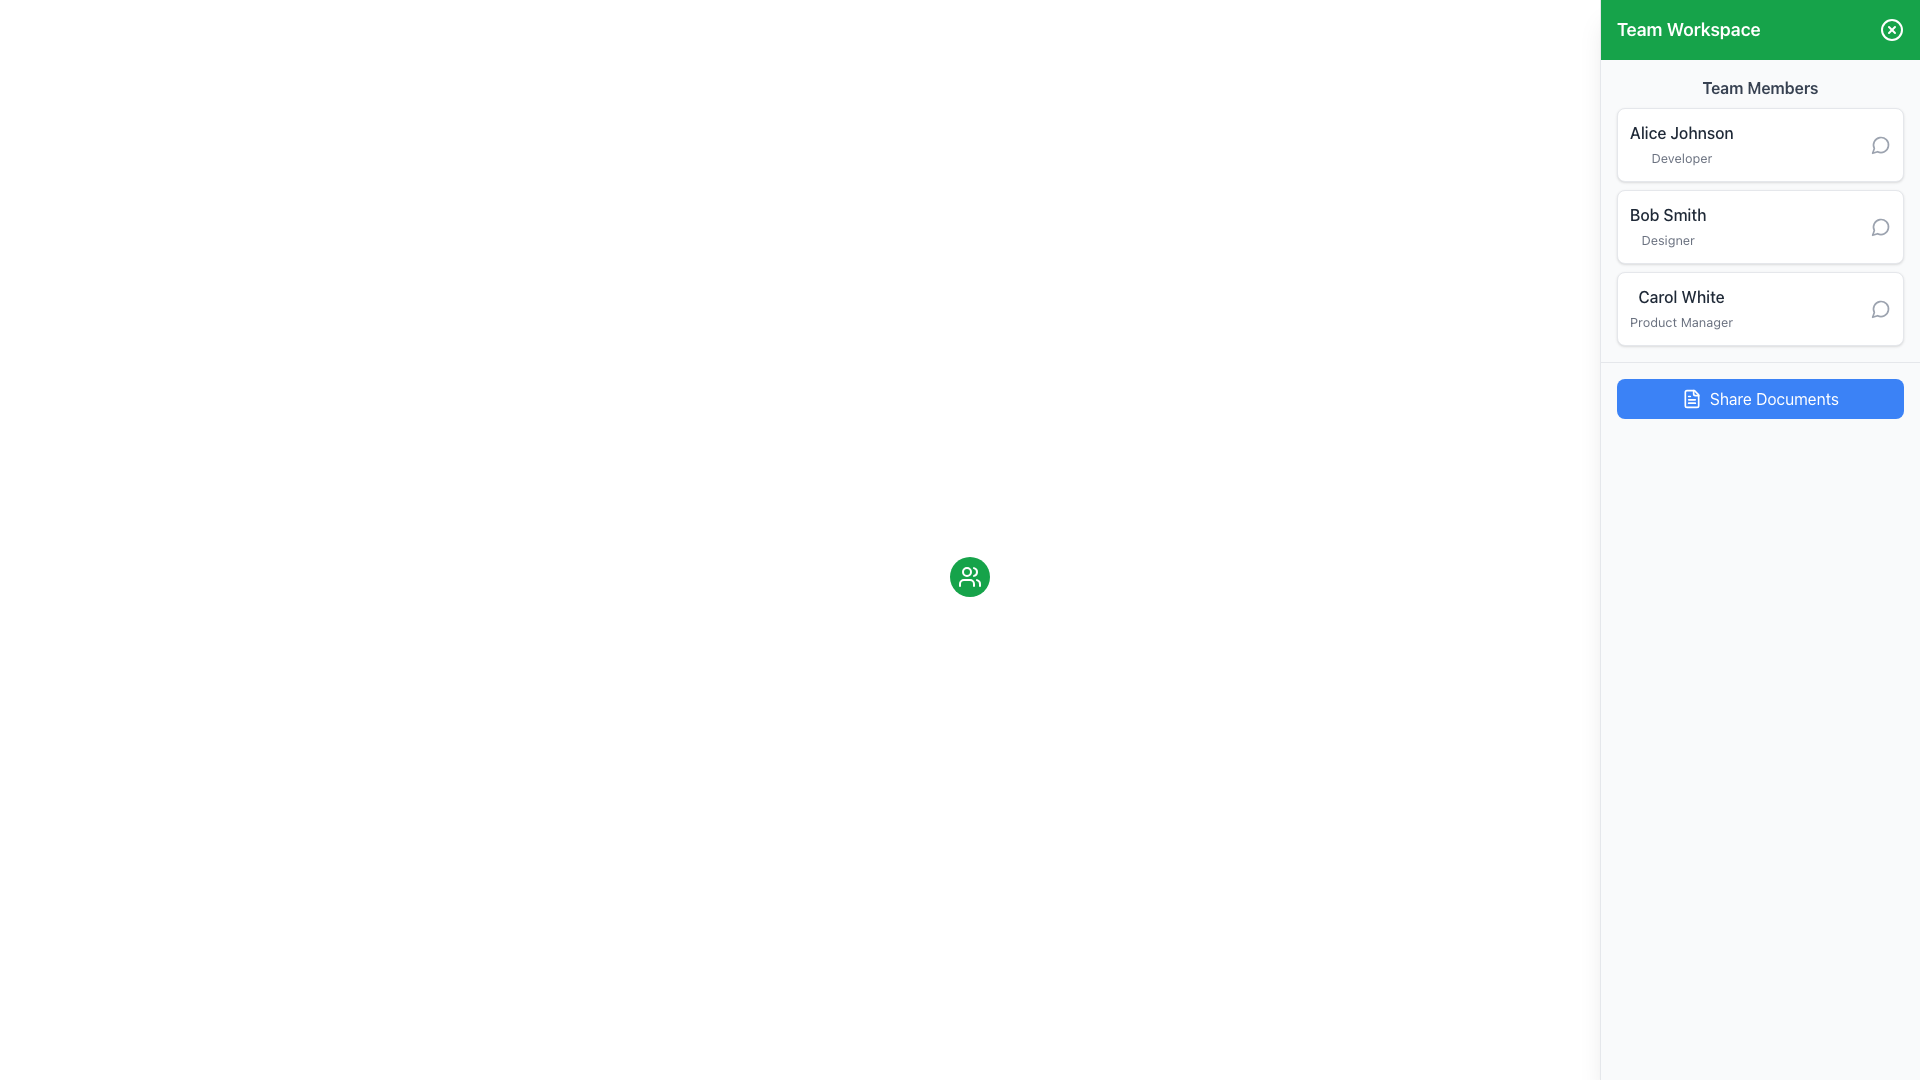 The image size is (1920, 1080). What do you see at coordinates (1680, 132) in the screenshot?
I see `the static text label displaying 'Alice Johnson' at the top of the 'Team Members' section in the top-right sidebar` at bounding box center [1680, 132].